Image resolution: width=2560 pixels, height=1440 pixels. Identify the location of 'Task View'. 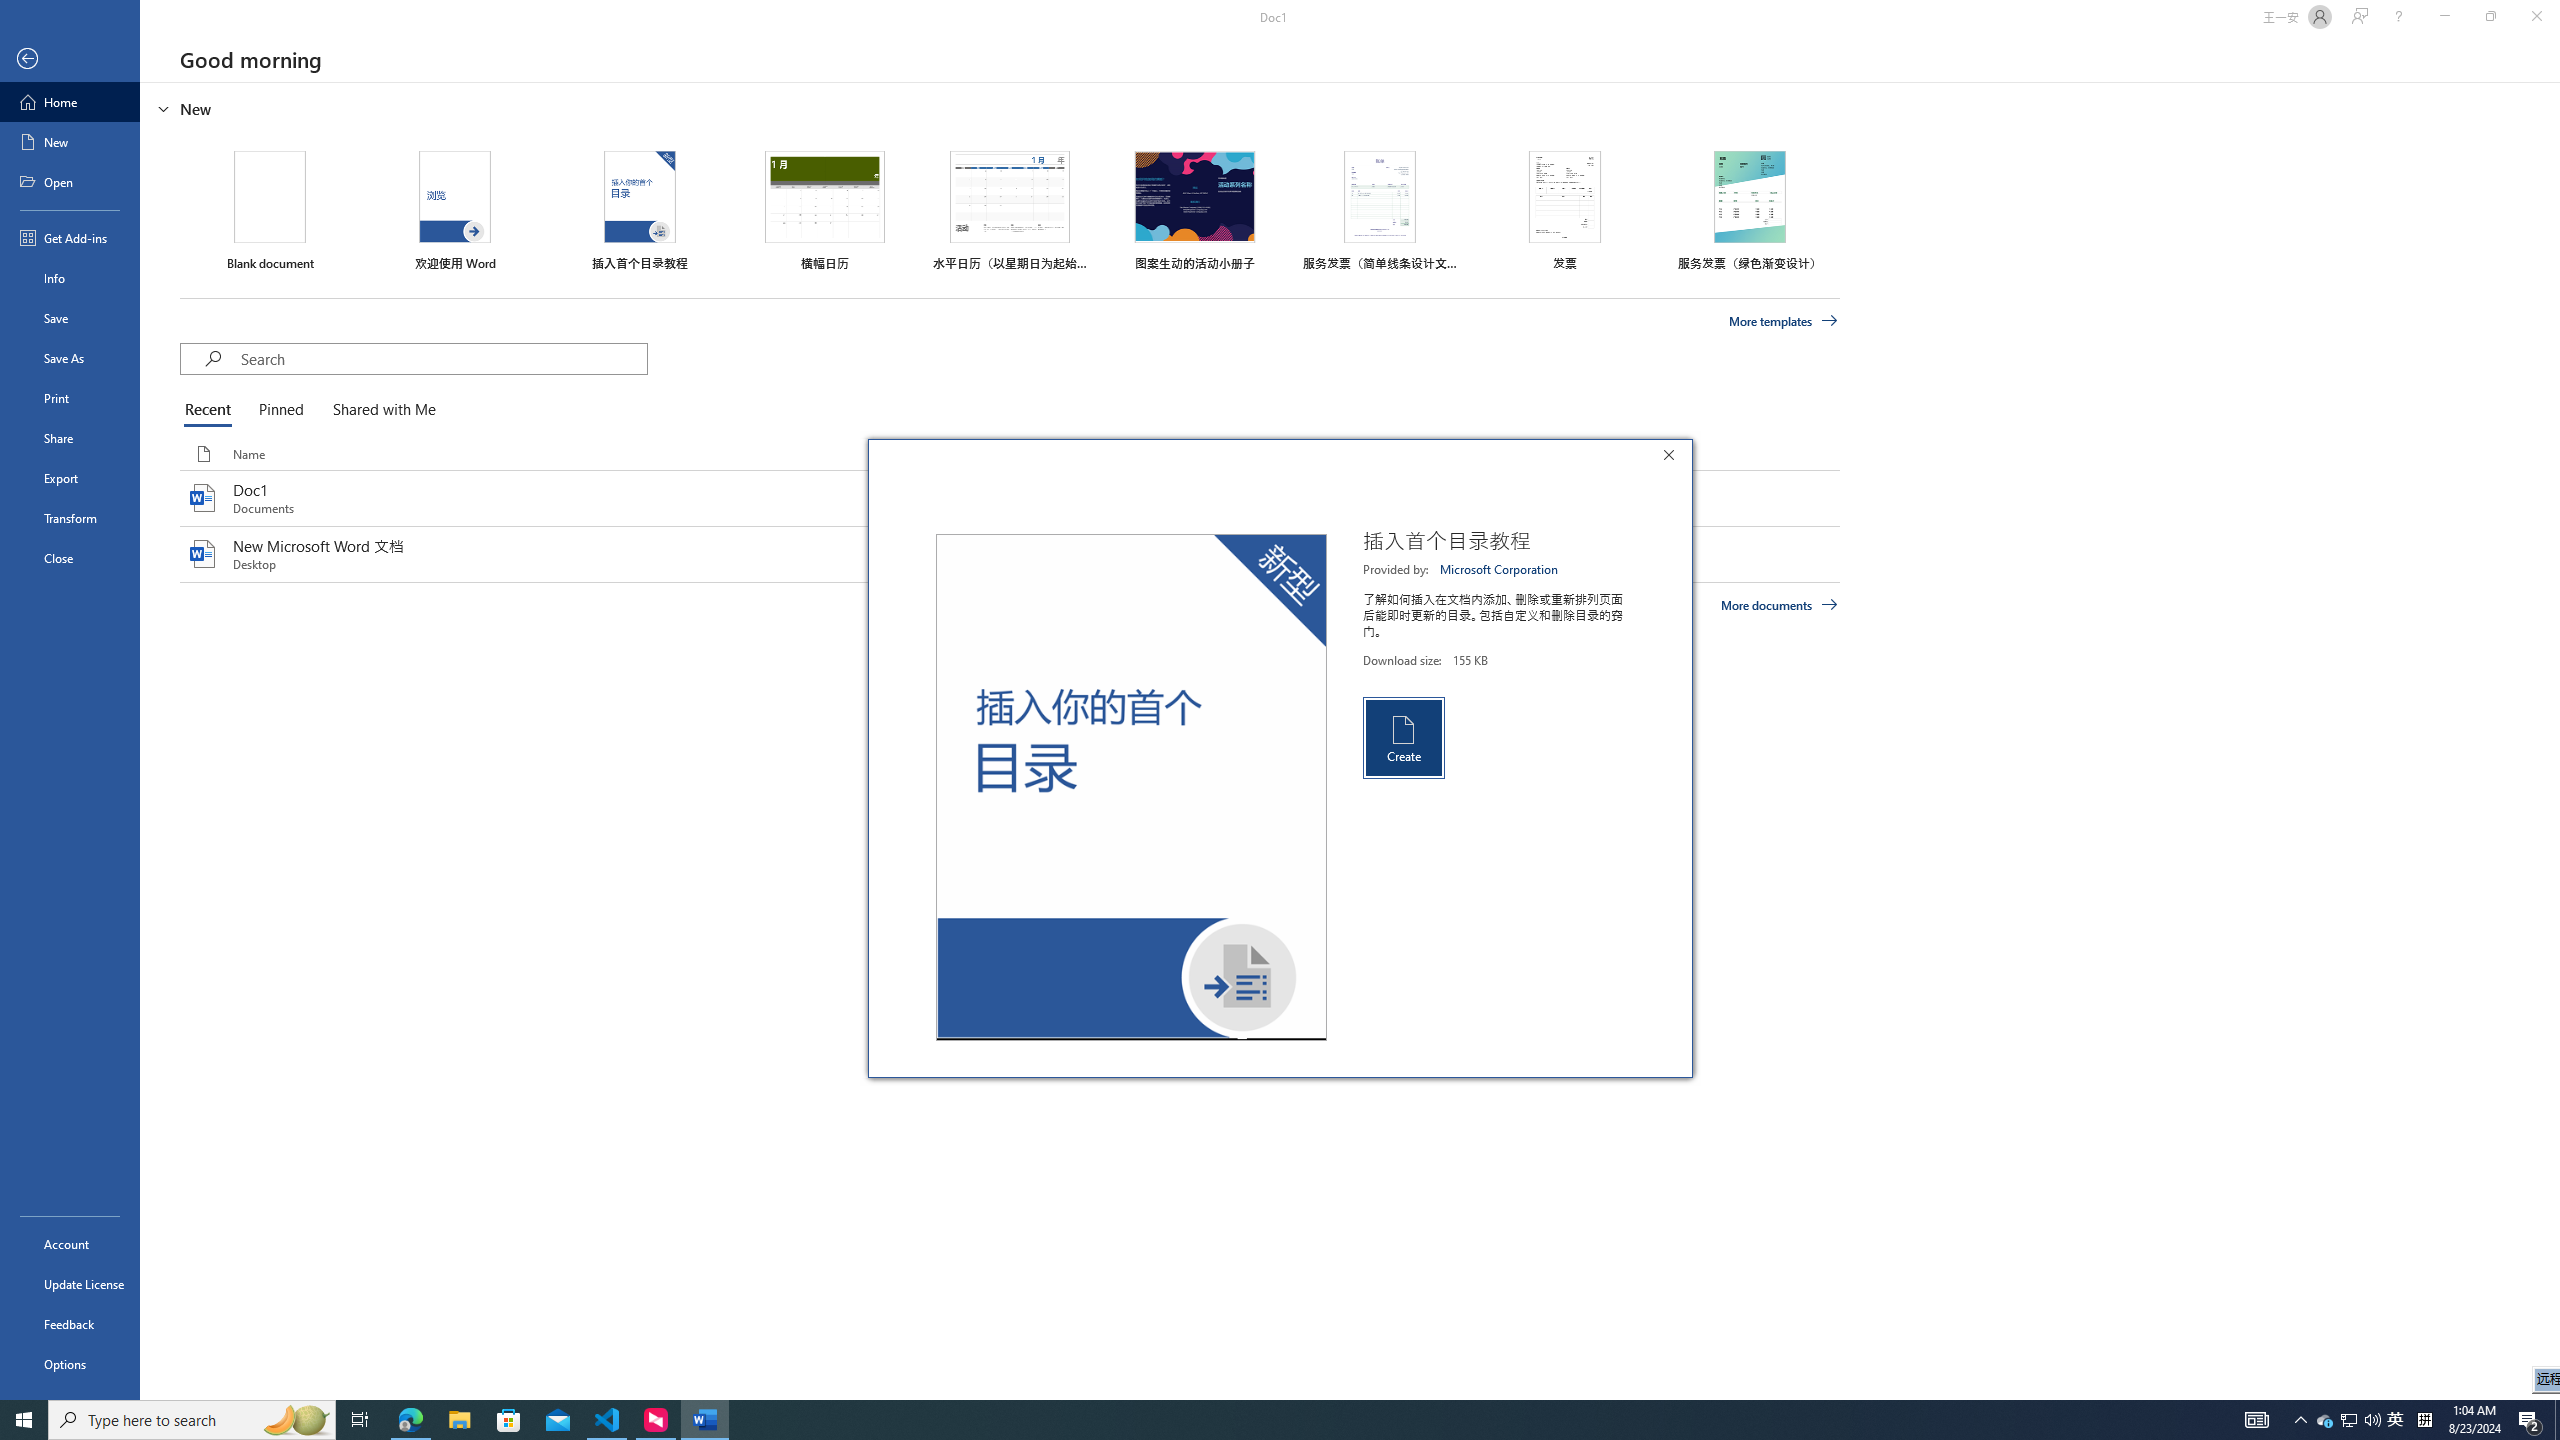
(358, 1418).